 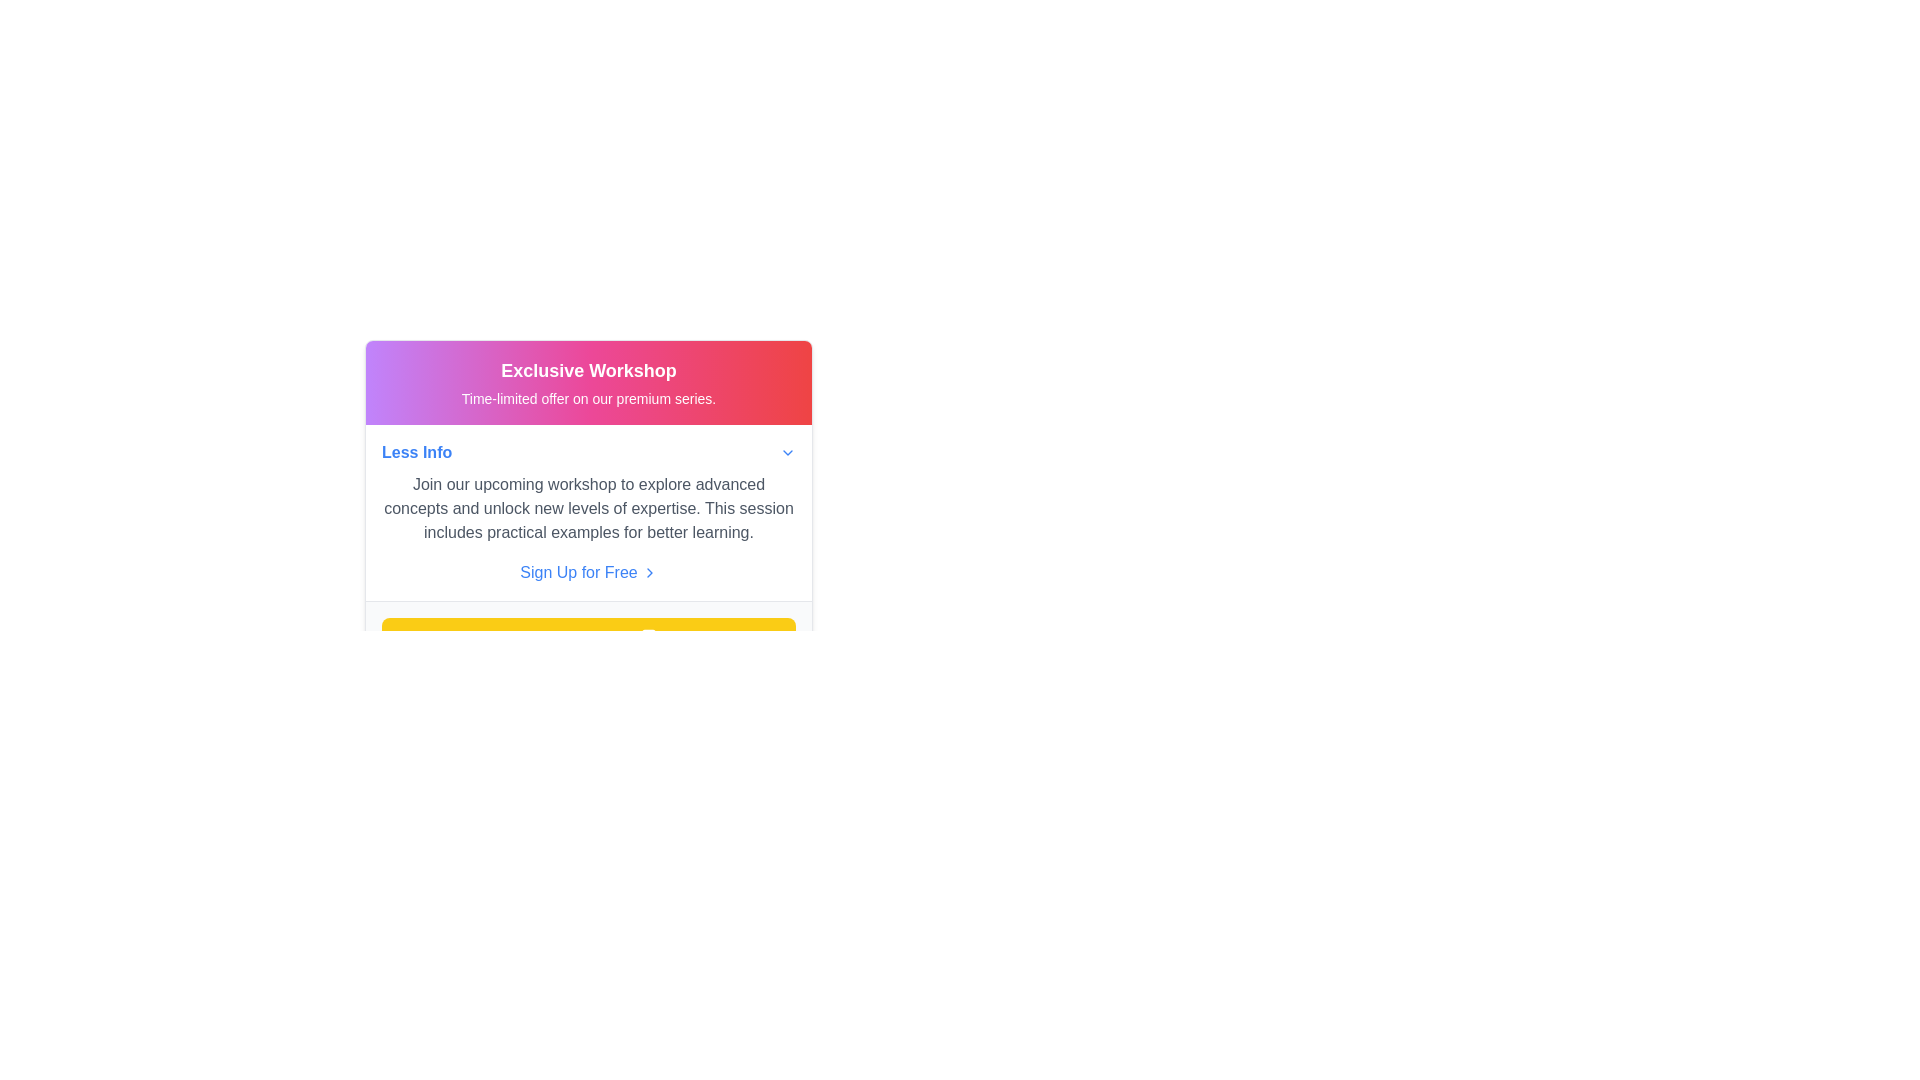 What do you see at coordinates (588, 508) in the screenshot?
I see `descriptive text block about the upcoming workshop, which is styled in gray font and located below the 'Less Info' heading and above the 'Sign Up for Free' button` at bounding box center [588, 508].